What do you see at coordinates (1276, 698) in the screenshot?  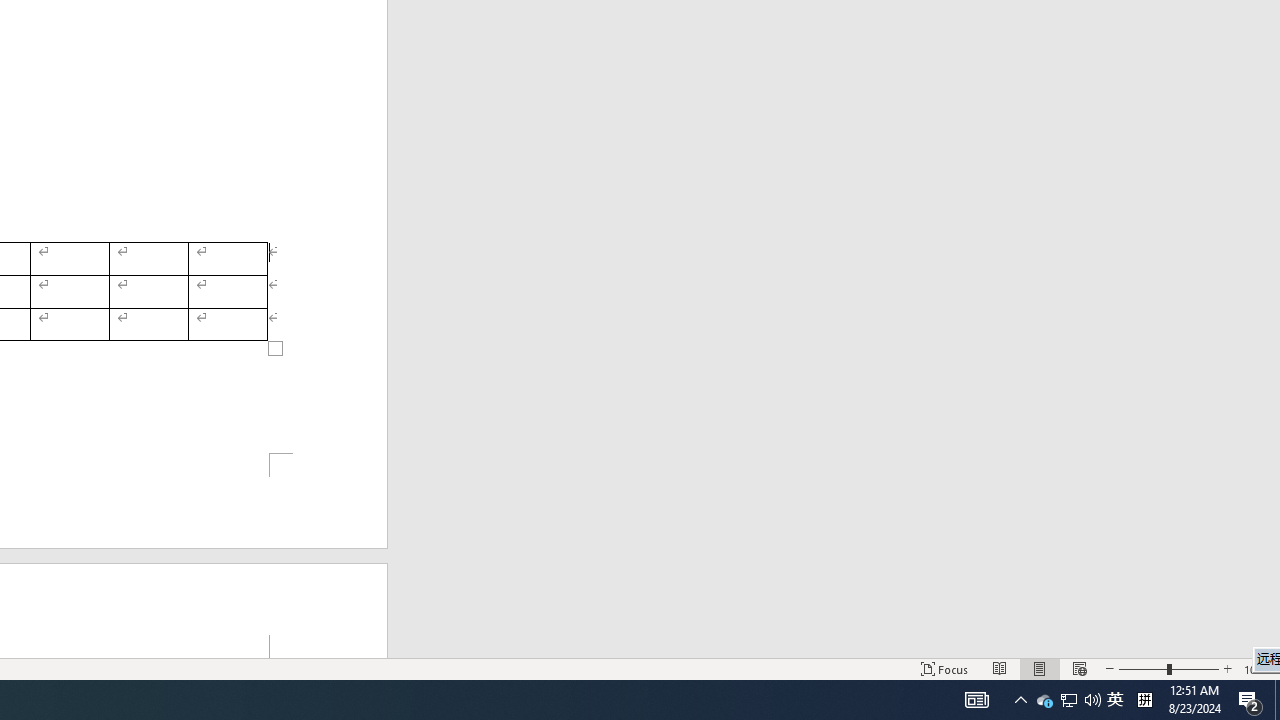 I see `'Show desktop'` at bounding box center [1276, 698].